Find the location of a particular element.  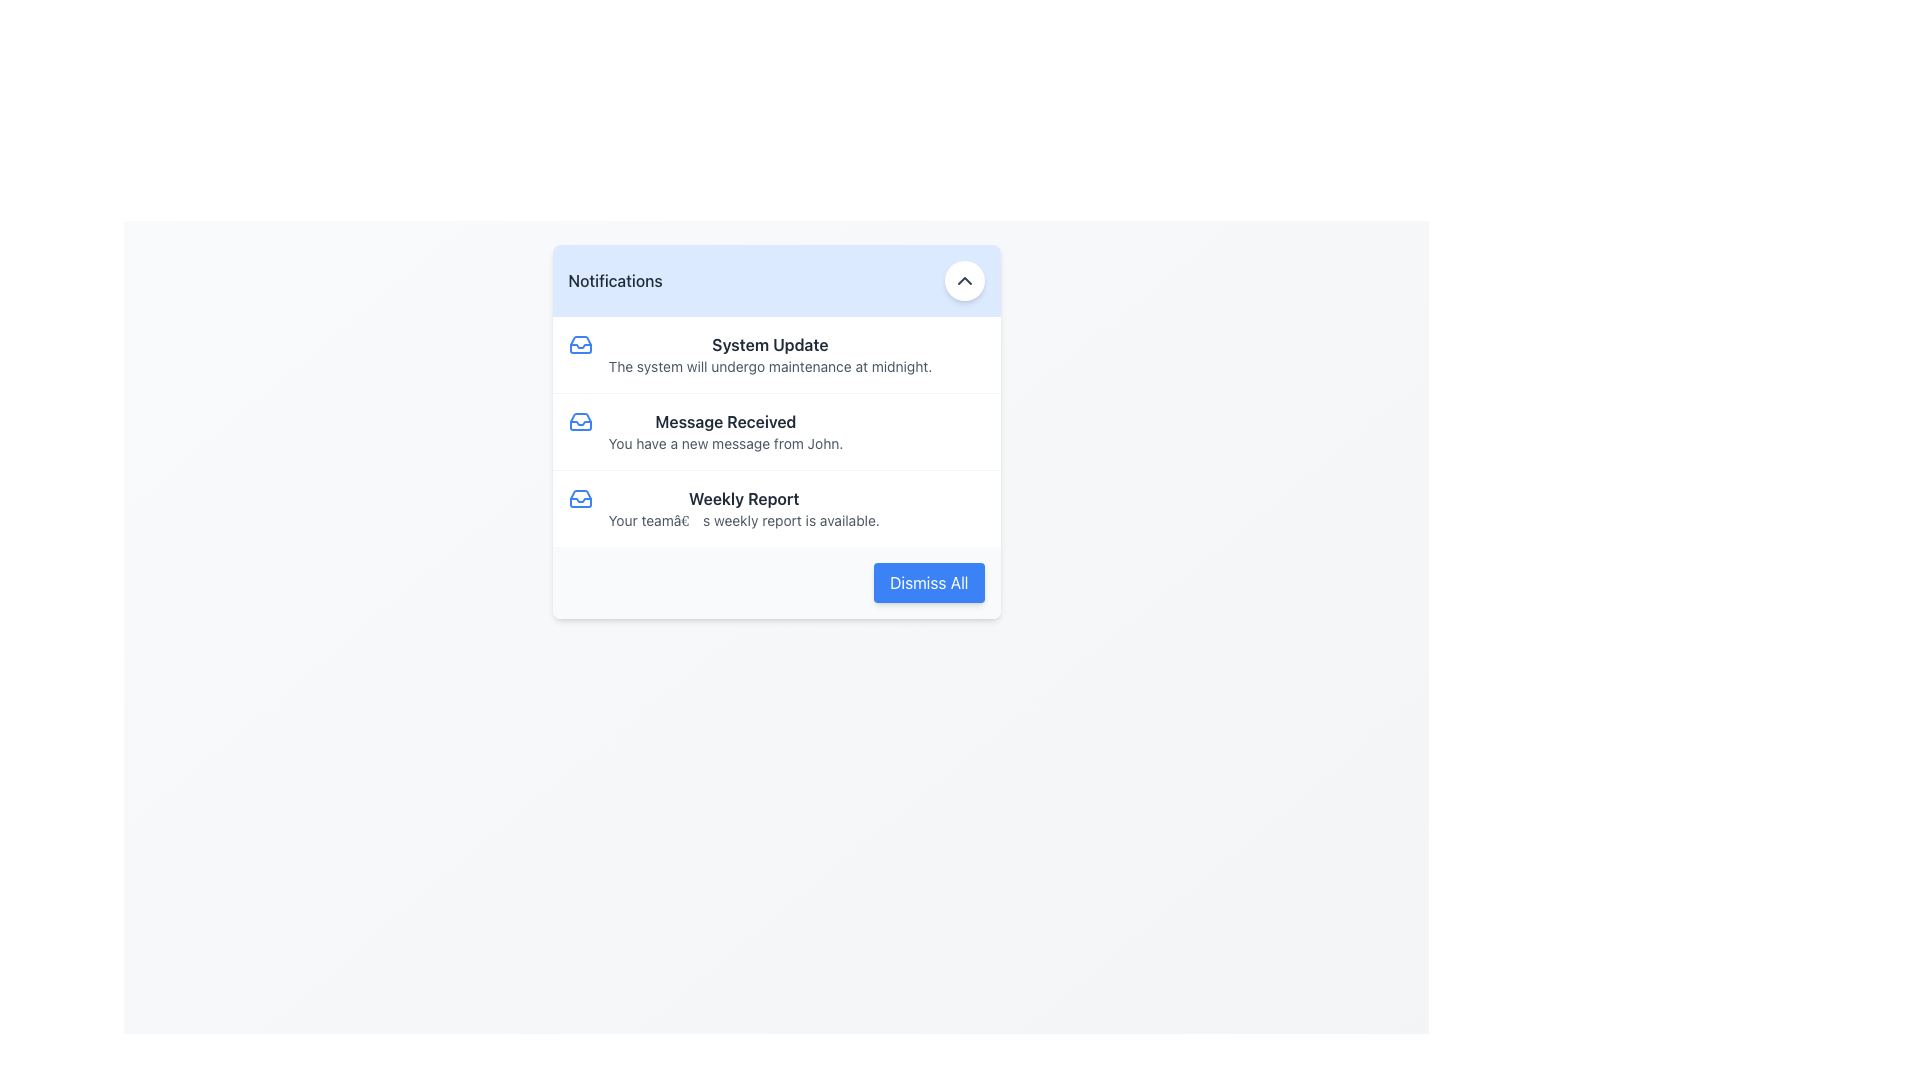

the upward-pointing chevron icon, which is styled with a thin stroke and no fill, located at the center of a circular button in the top-right corner of the 'Notifications' modal header area is located at coordinates (964, 281).